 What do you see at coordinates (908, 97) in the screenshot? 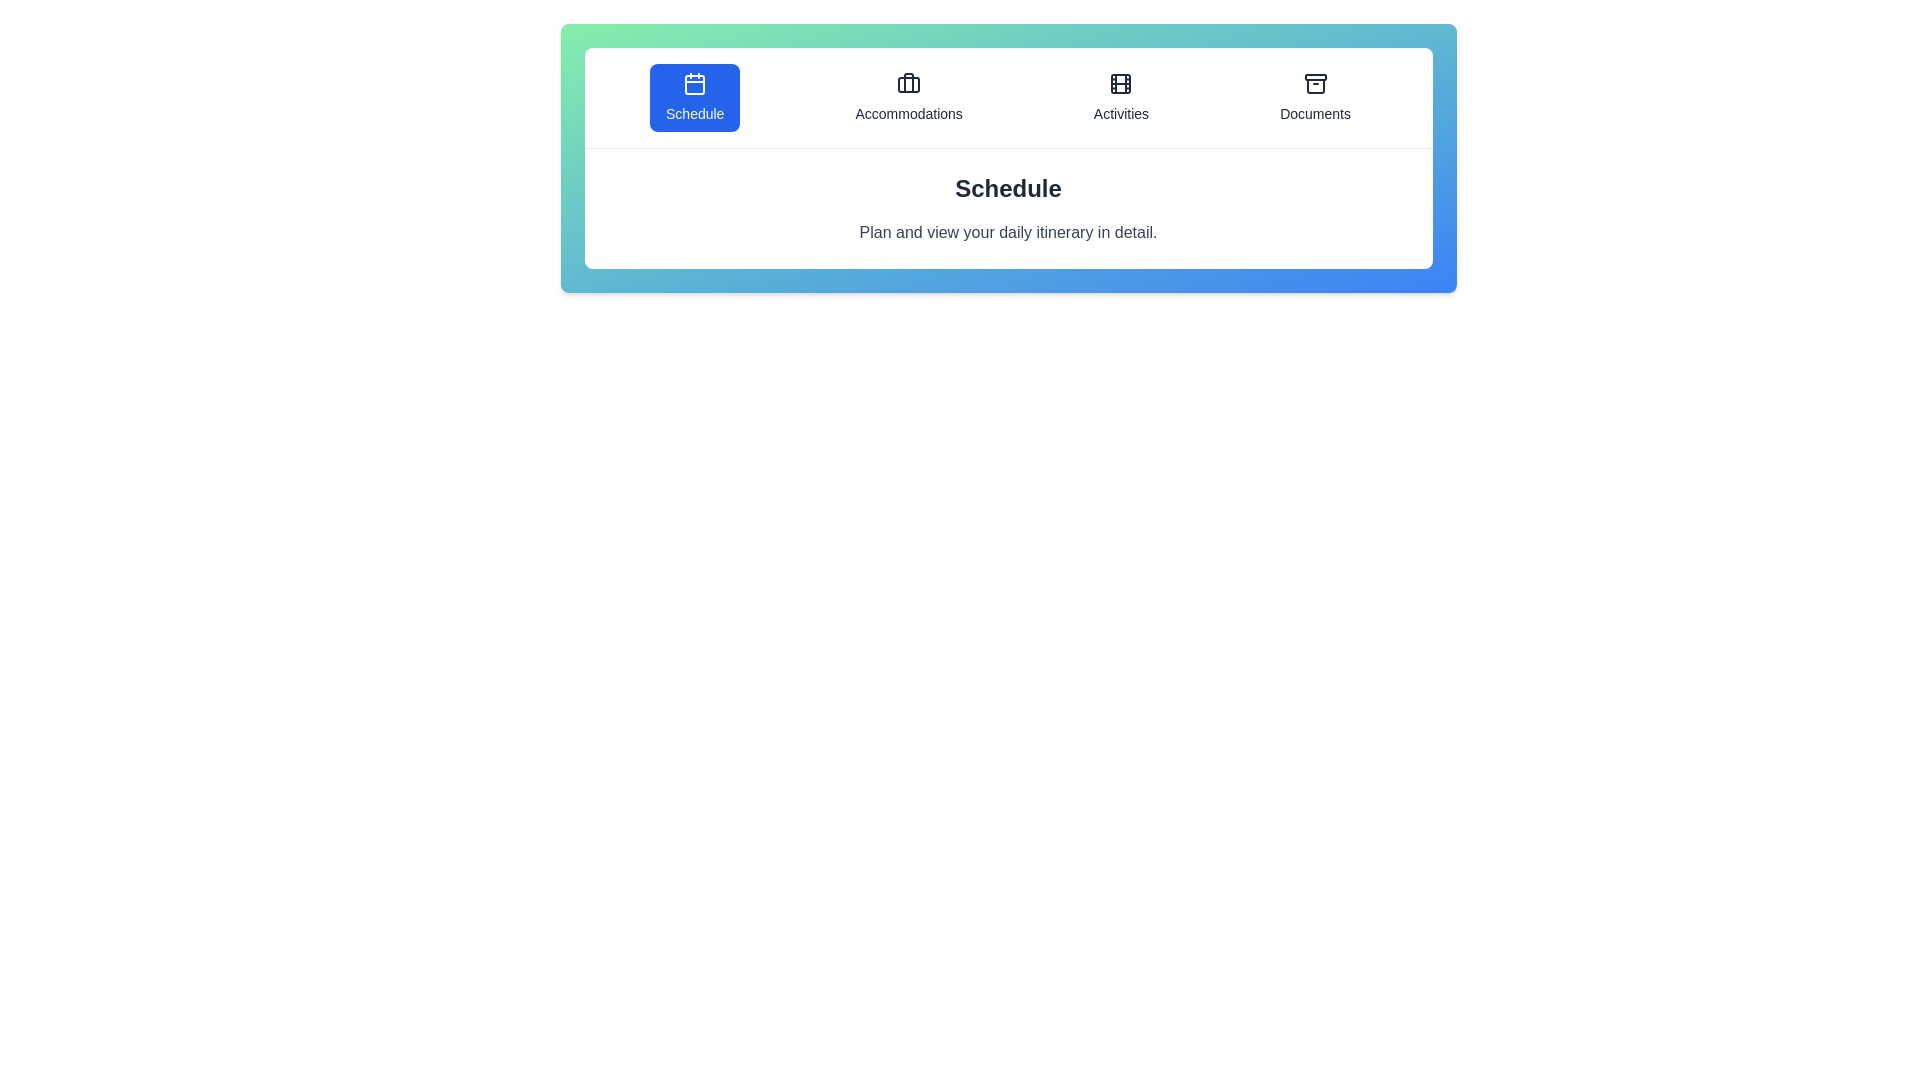
I see `the tab icon labeled Accommodations to display its tooltip` at bounding box center [908, 97].